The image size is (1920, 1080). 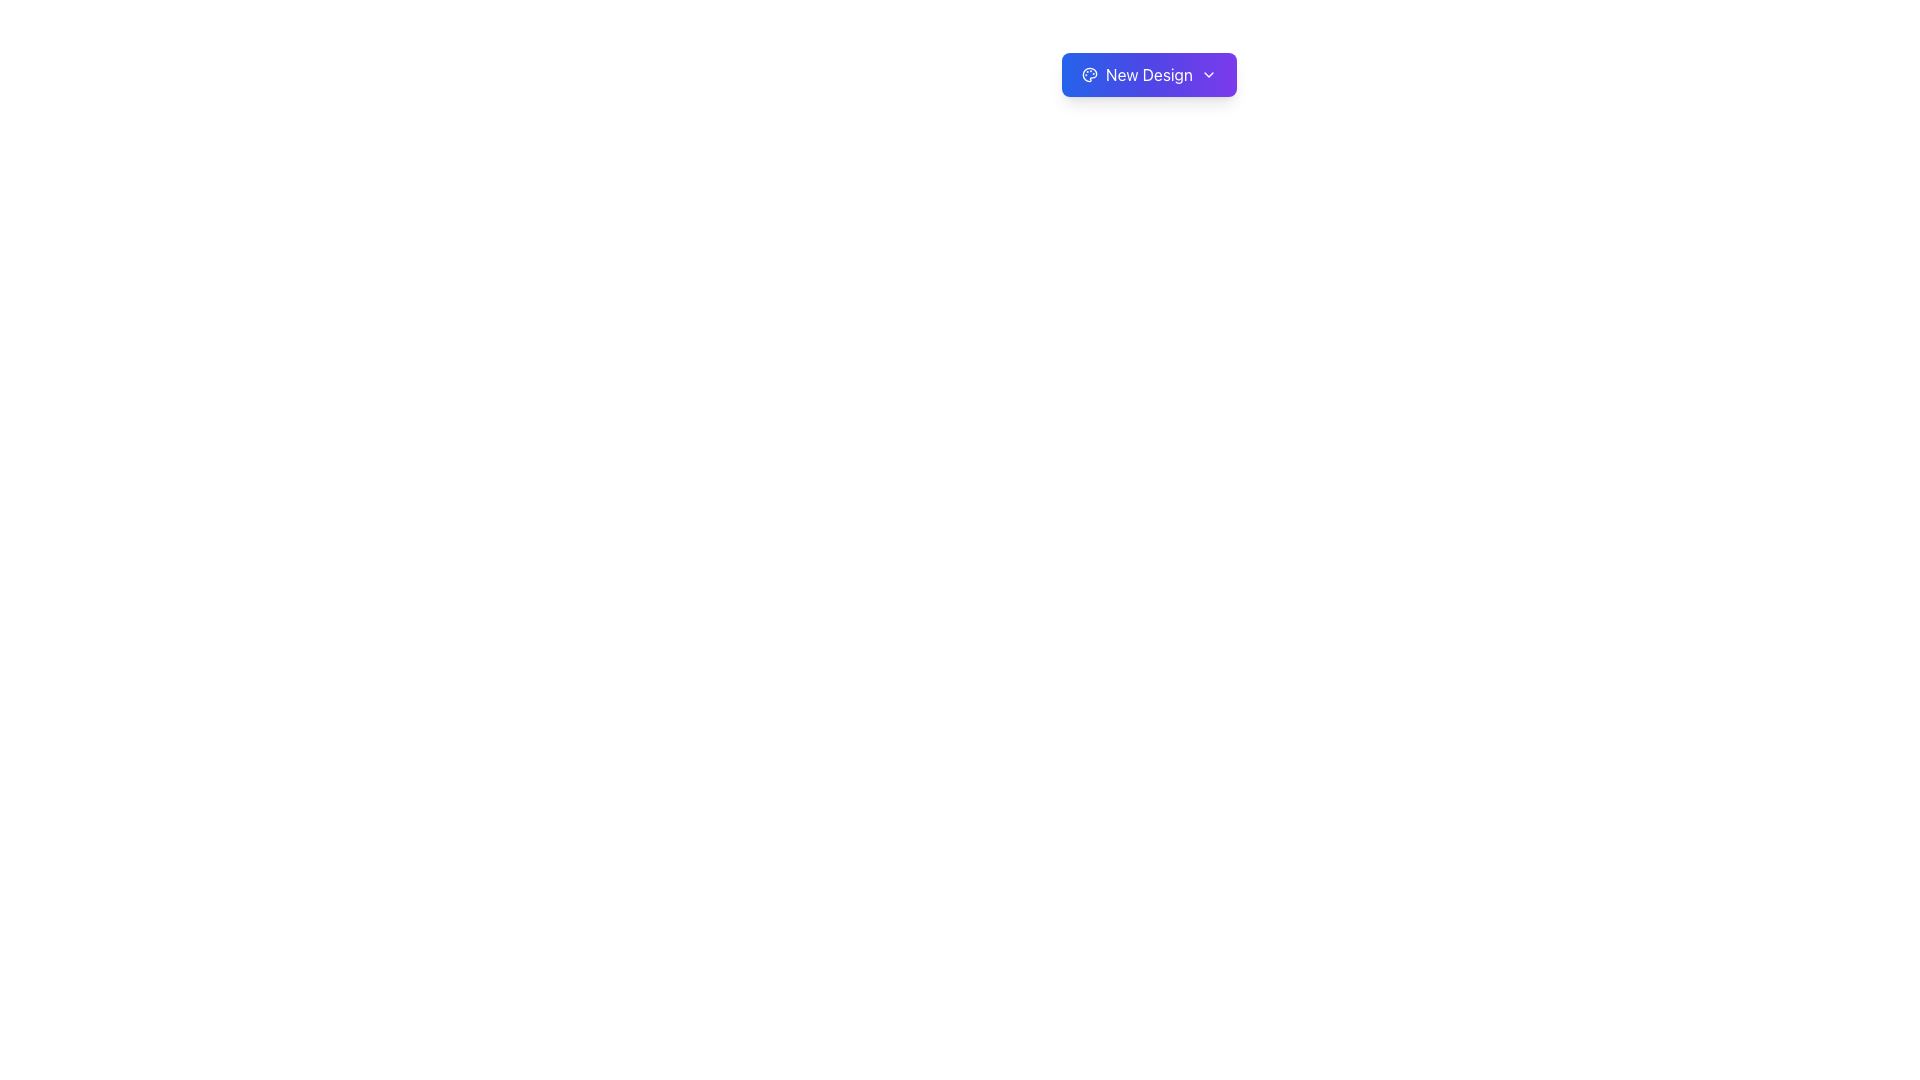 What do you see at coordinates (1149, 73) in the screenshot?
I see `the 'New Design' button which features a white text label on a gradient blue to violet background, positioned at the top right of the interface` at bounding box center [1149, 73].